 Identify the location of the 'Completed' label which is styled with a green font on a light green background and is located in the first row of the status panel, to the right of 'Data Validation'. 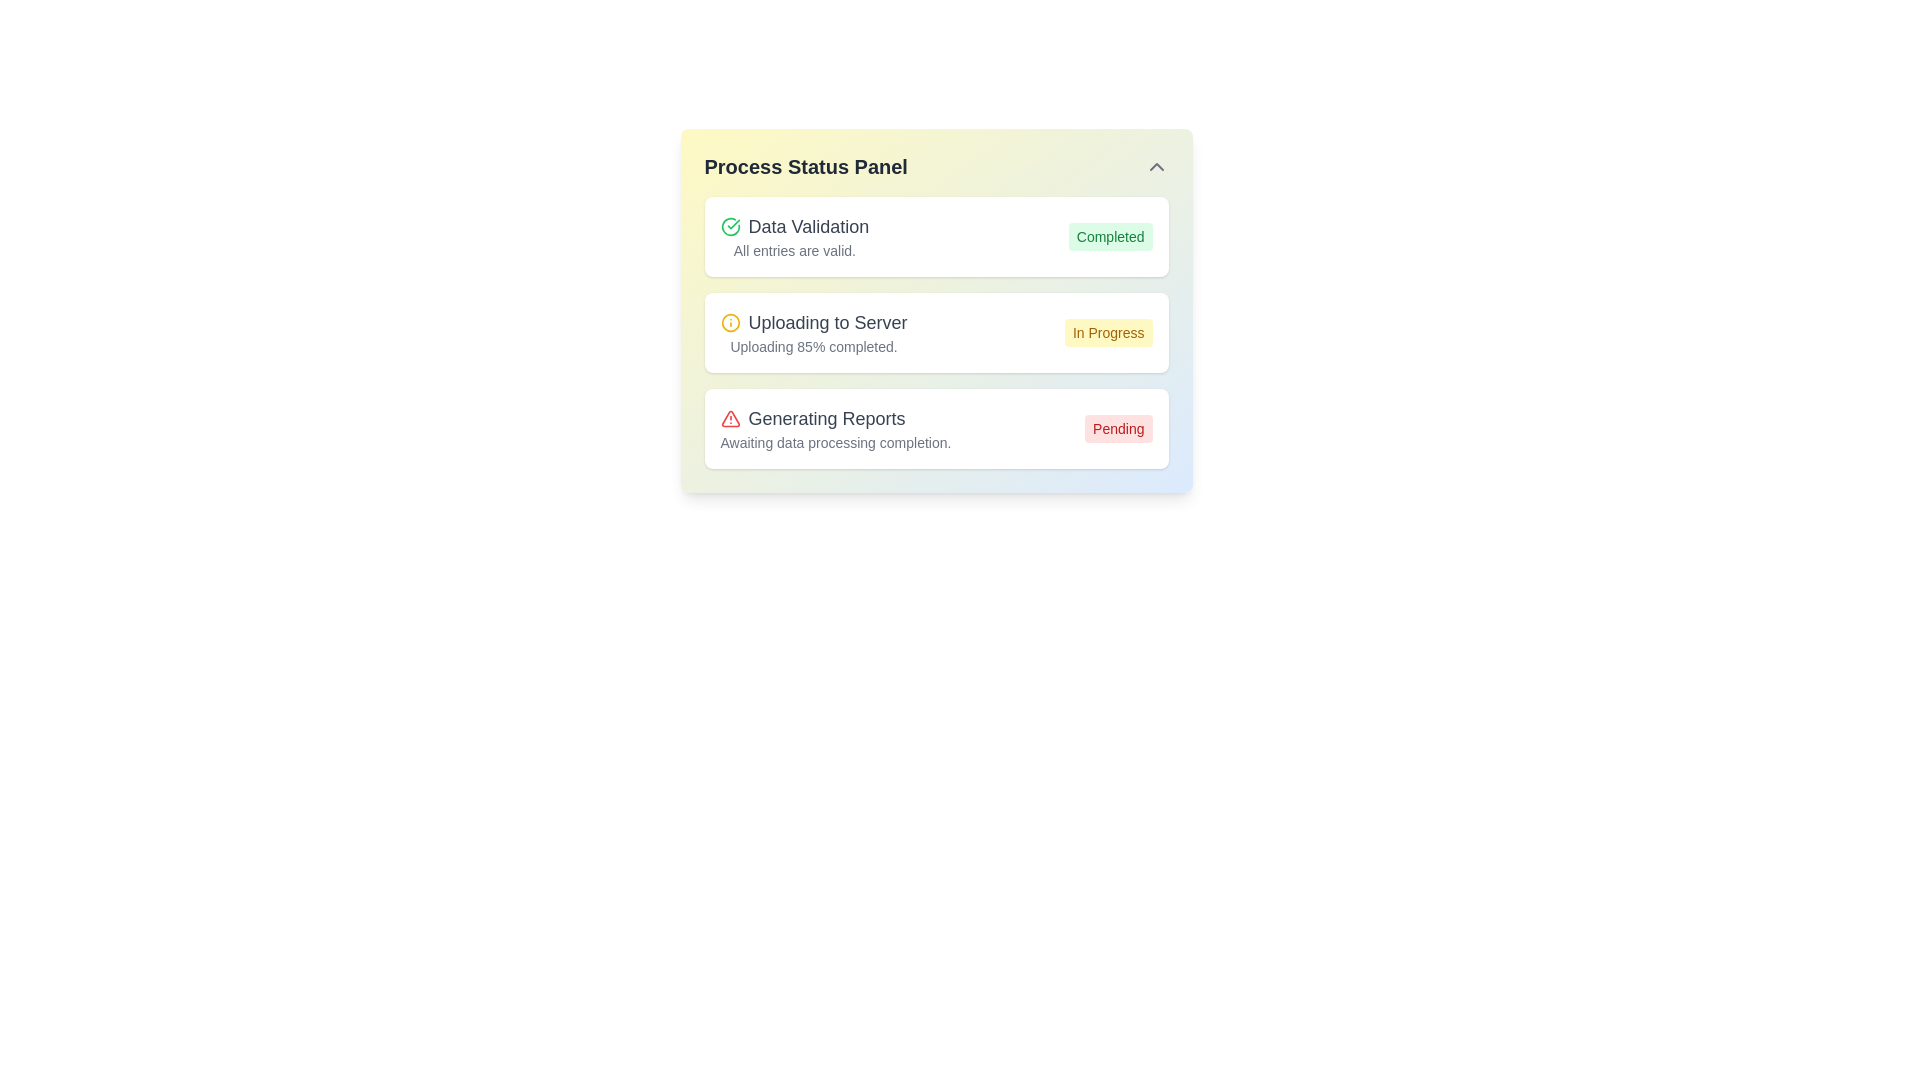
(1109, 235).